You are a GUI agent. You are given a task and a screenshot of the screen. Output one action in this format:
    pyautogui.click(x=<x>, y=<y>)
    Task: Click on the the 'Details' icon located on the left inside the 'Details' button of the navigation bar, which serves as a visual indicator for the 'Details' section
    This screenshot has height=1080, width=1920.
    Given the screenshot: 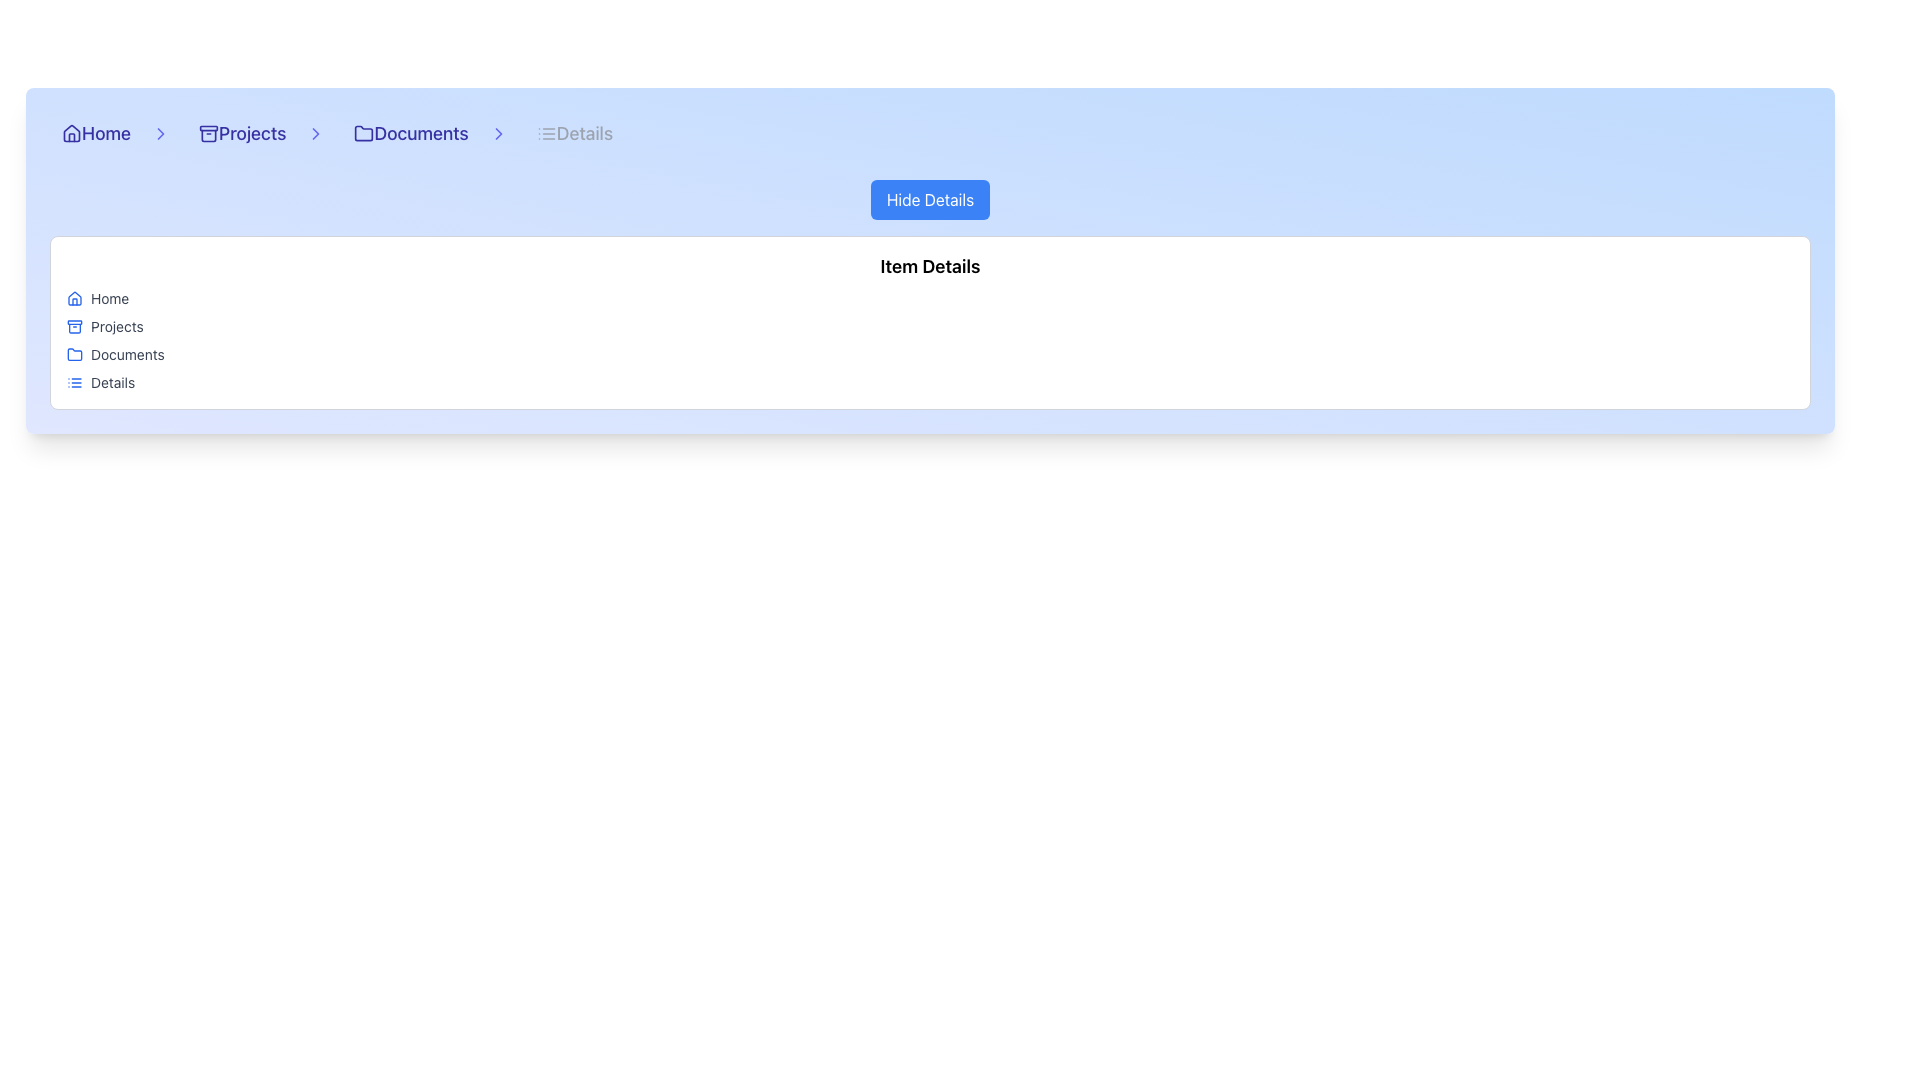 What is the action you would take?
    pyautogui.click(x=546, y=134)
    